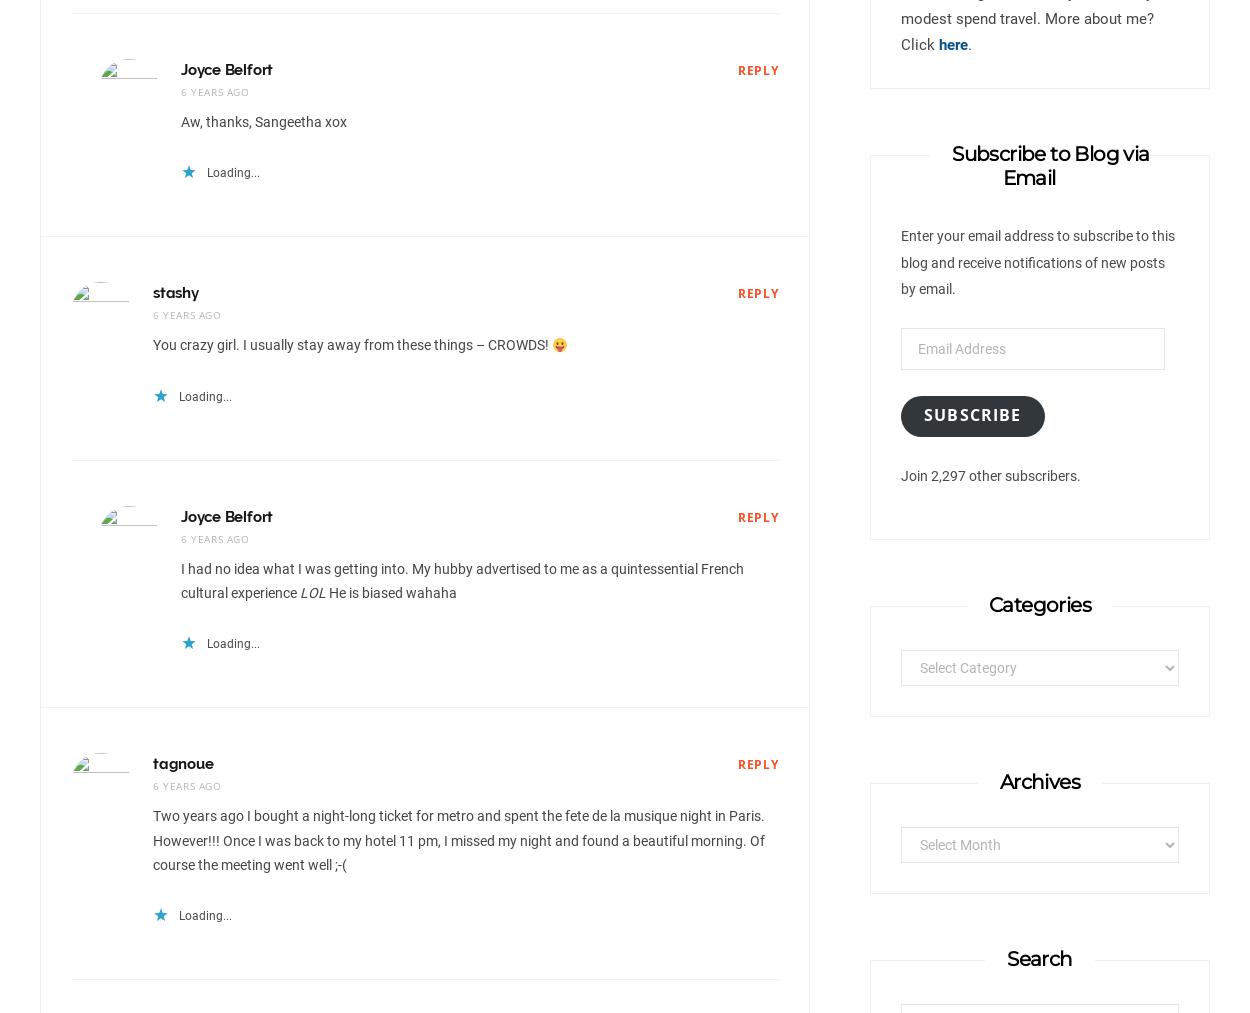 The width and height of the screenshot is (1250, 1013). What do you see at coordinates (1050, 166) in the screenshot?
I see `'Subscribe to Blog via Email'` at bounding box center [1050, 166].